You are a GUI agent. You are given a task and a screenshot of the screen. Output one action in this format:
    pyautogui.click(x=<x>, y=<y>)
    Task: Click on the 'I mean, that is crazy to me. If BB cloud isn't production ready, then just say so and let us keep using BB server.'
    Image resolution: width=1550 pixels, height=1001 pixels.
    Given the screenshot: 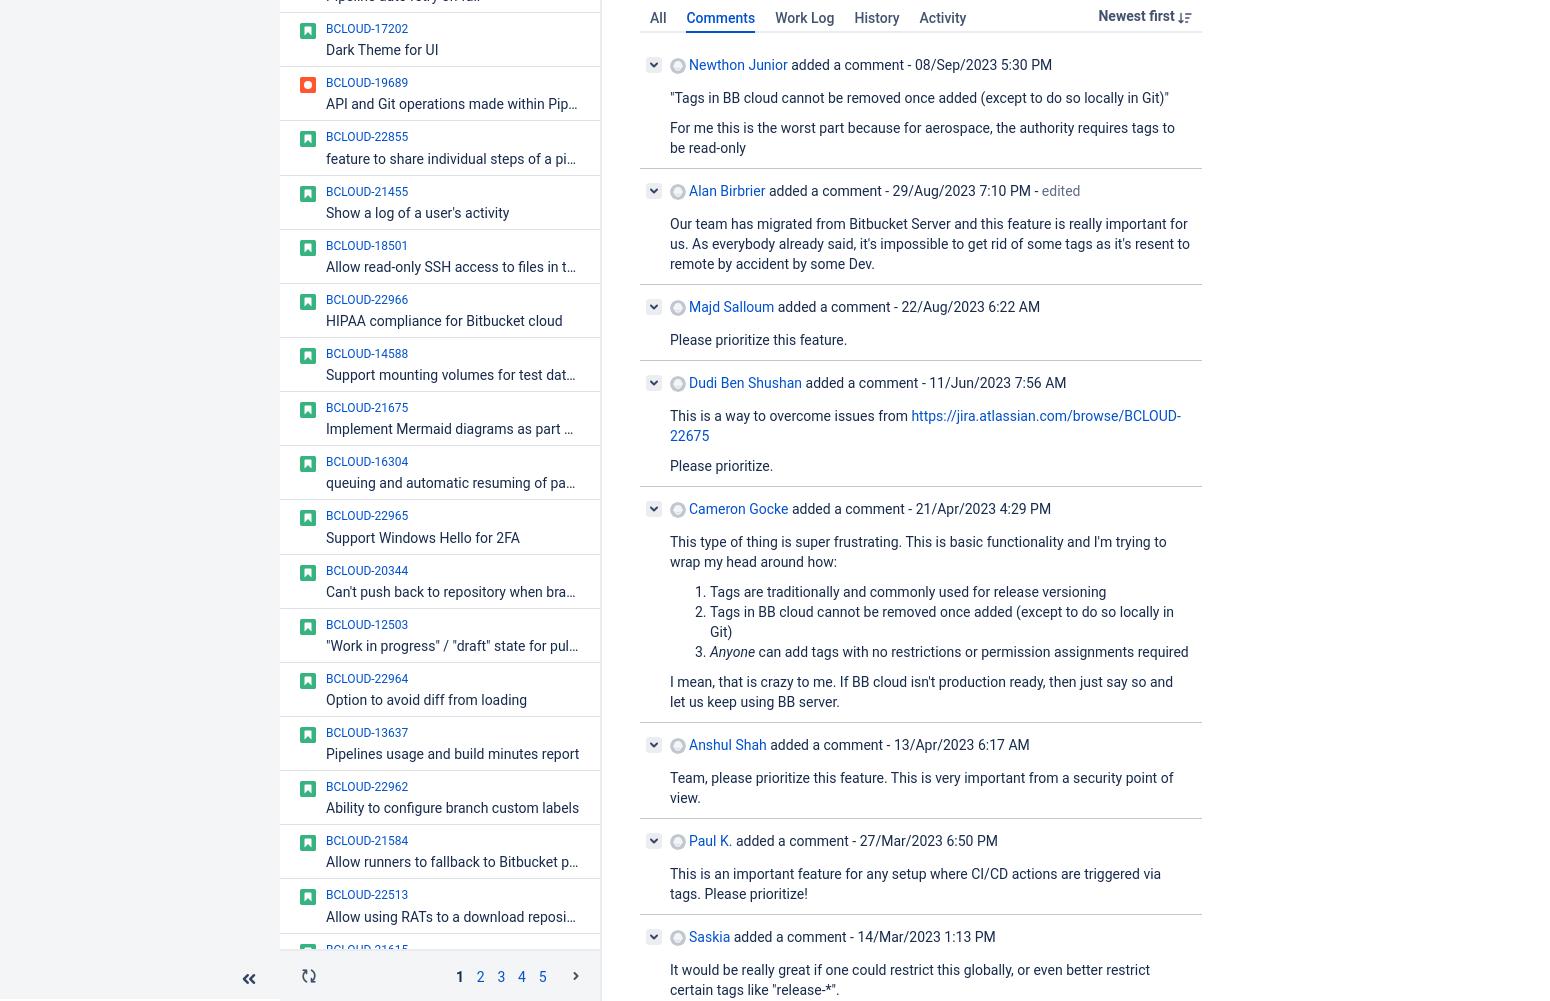 What is the action you would take?
    pyautogui.click(x=921, y=690)
    